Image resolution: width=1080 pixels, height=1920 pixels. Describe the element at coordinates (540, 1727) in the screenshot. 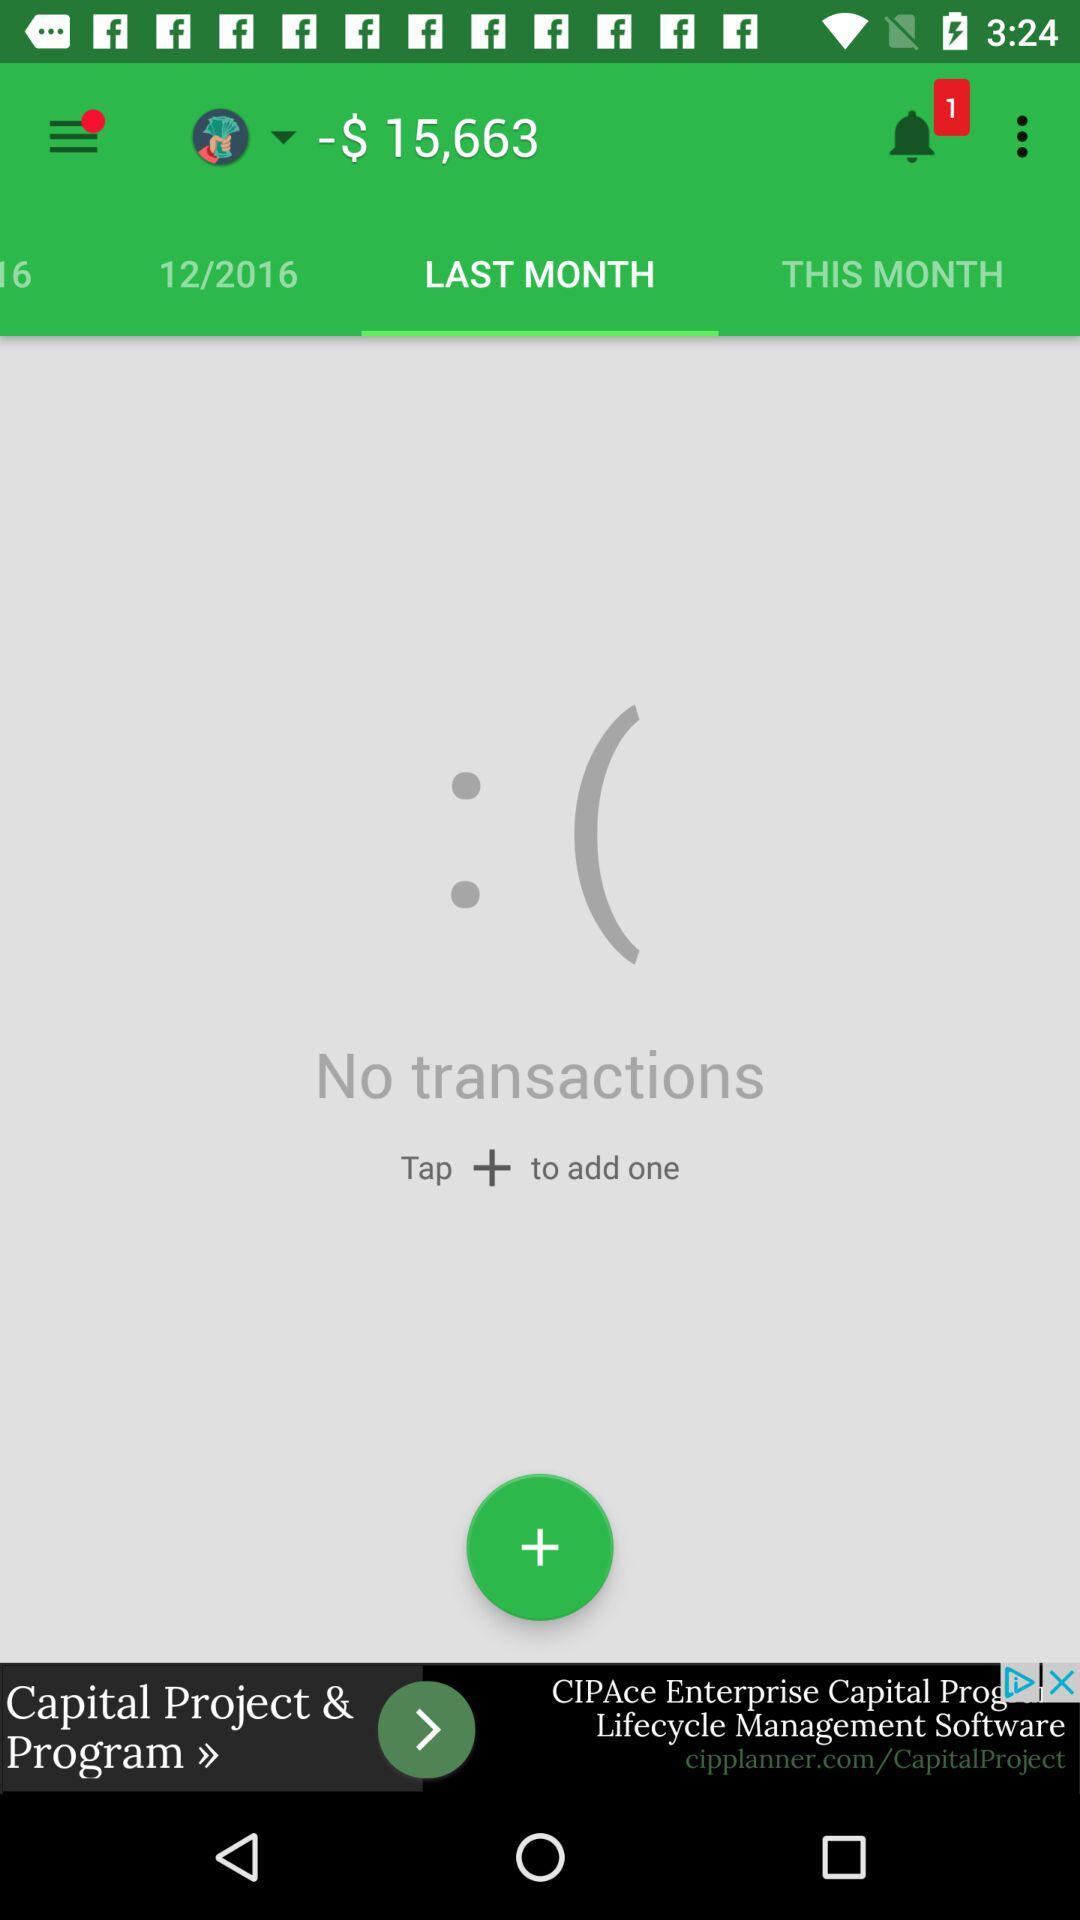

I see `share the article` at that location.